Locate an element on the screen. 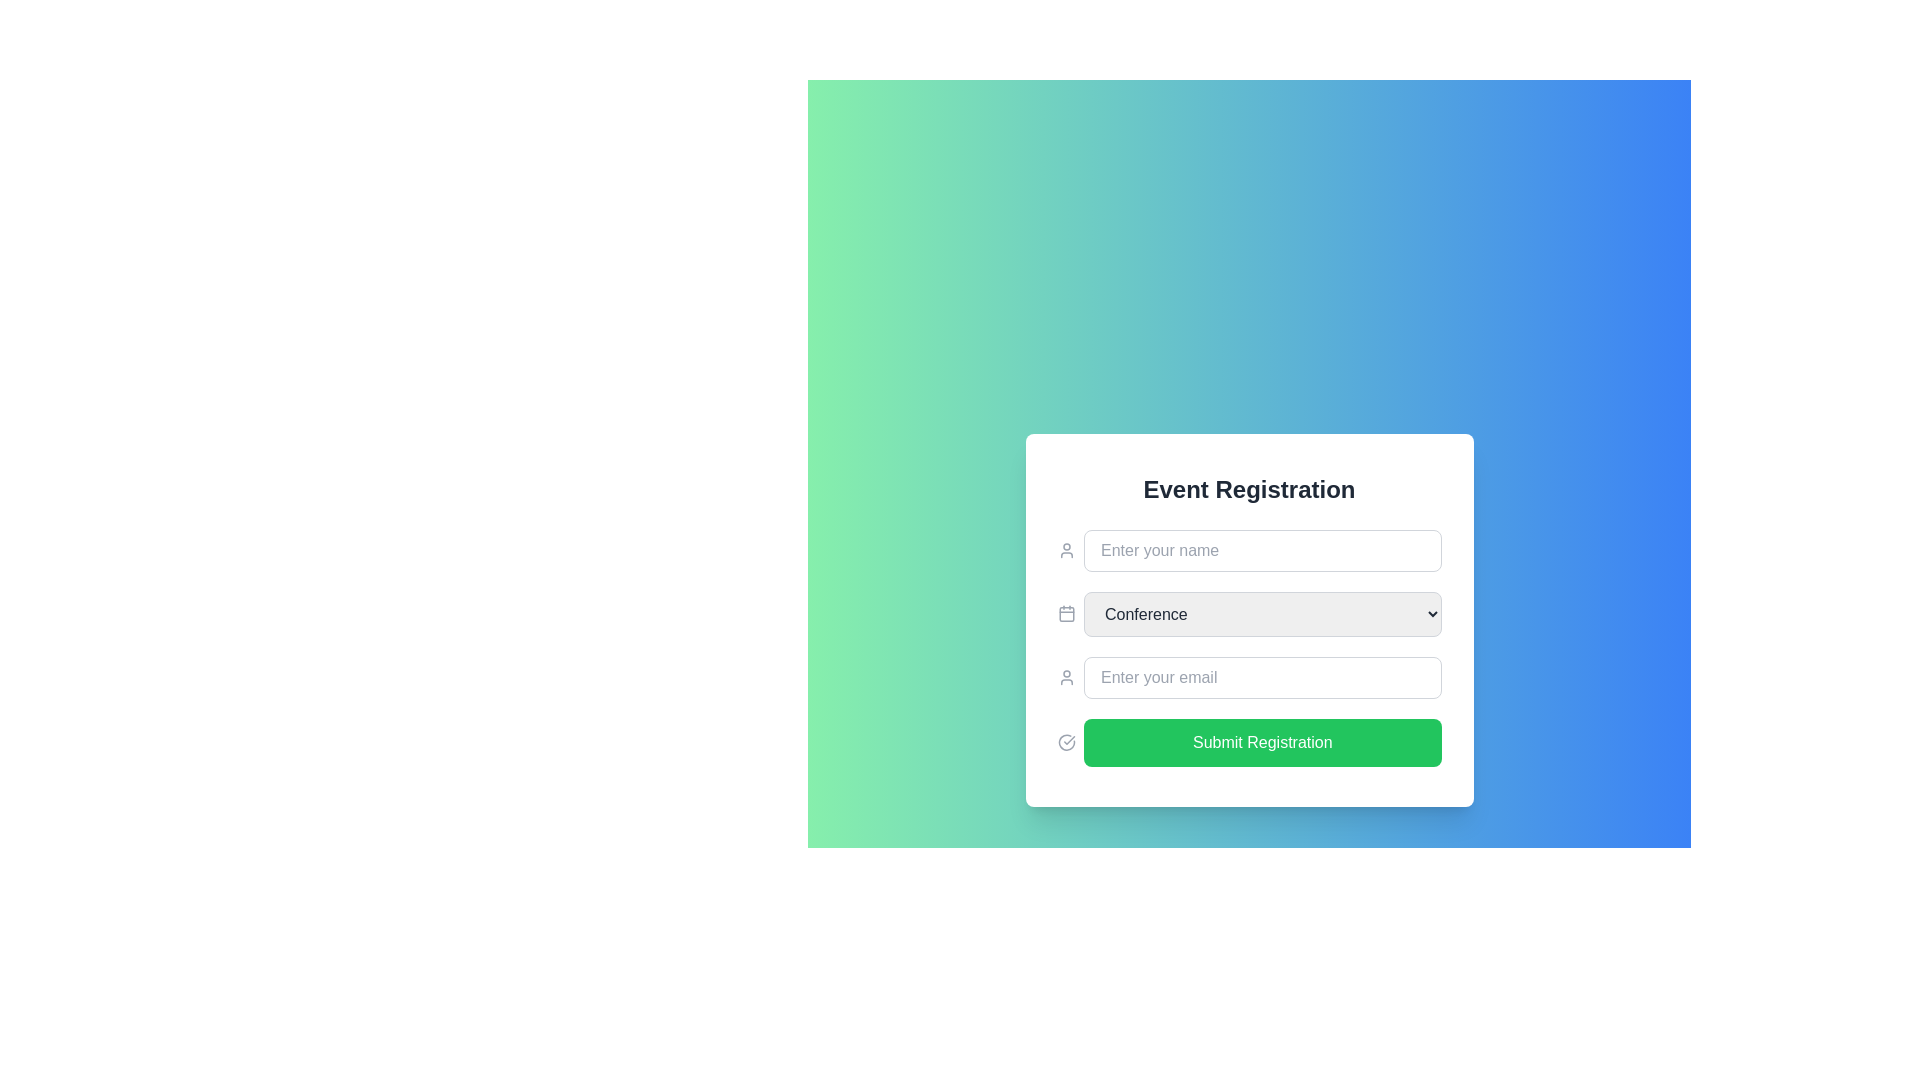 Image resolution: width=1920 pixels, height=1080 pixels. the 'Submit' button located at the bottom of the 'Event Registration' form is located at coordinates (1261, 742).